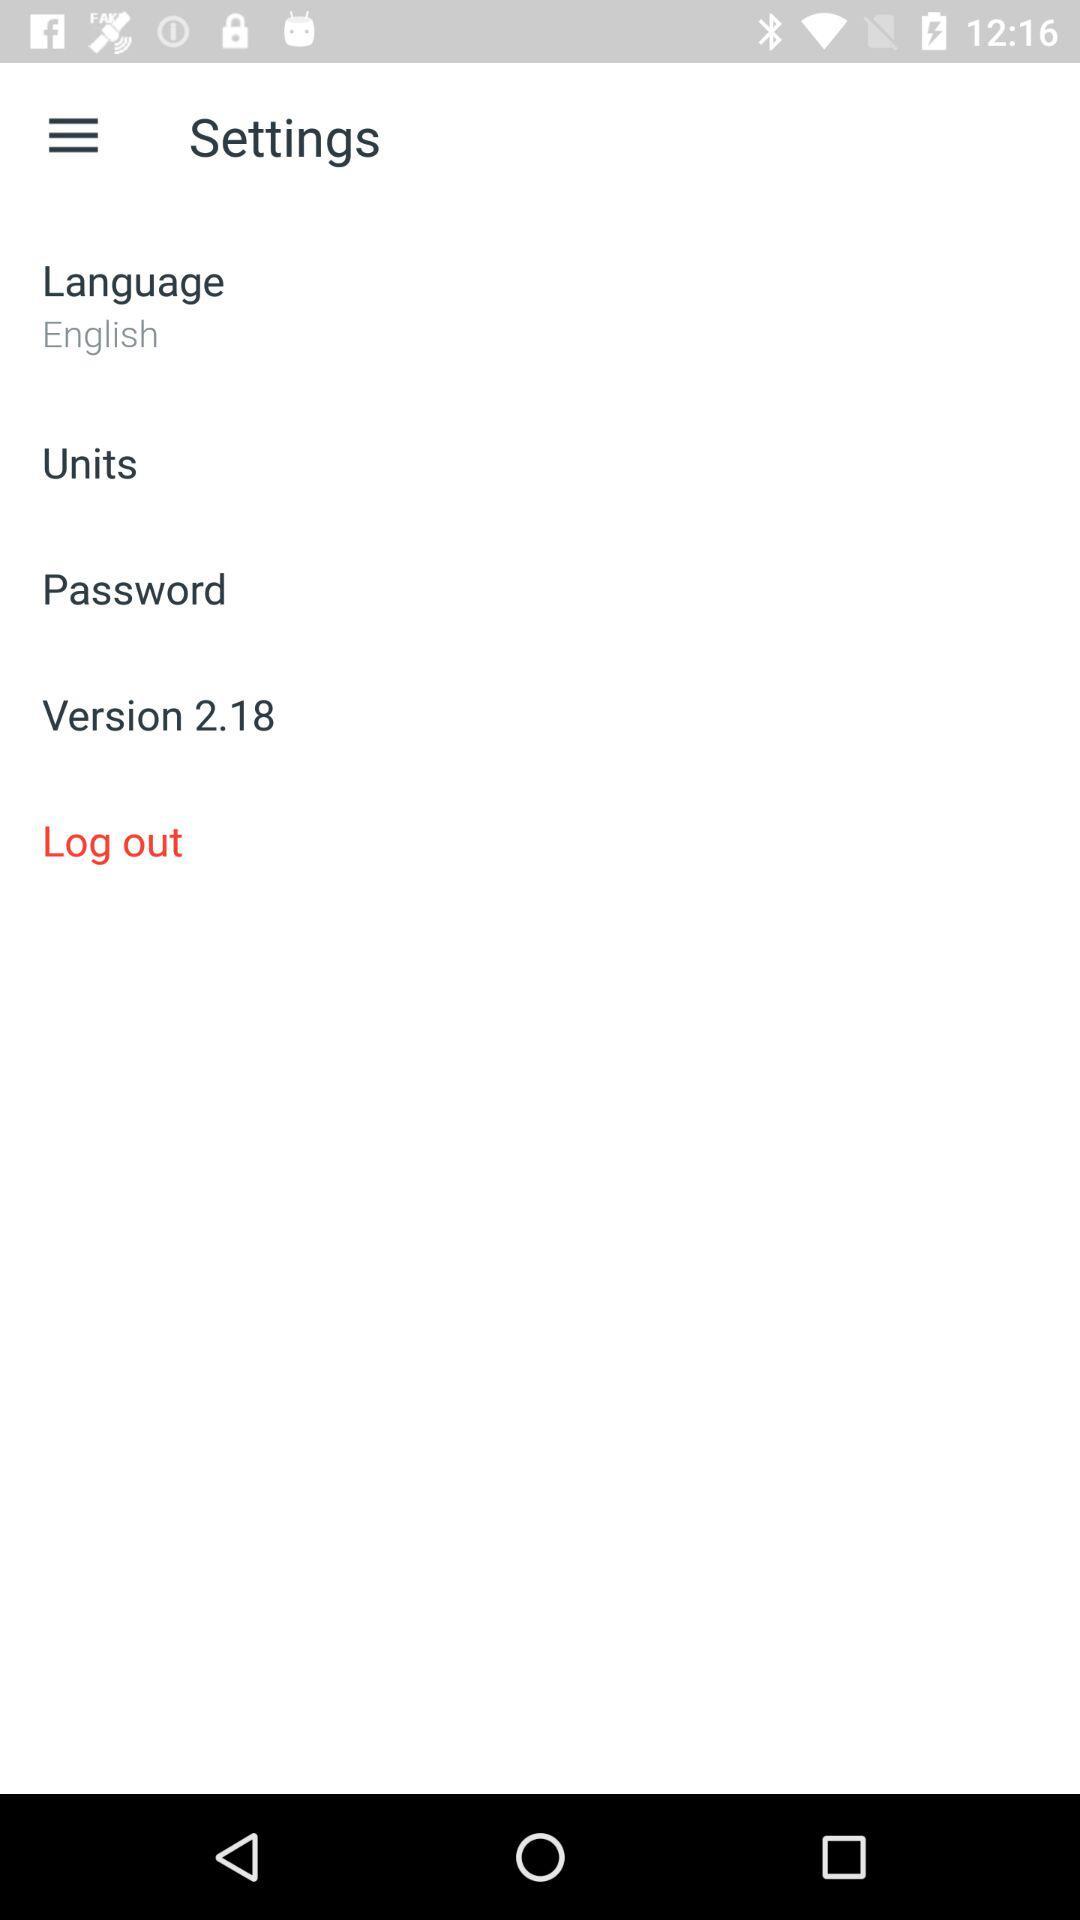 The width and height of the screenshot is (1080, 1920). Describe the element at coordinates (540, 587) in the screenshot. I see `the password` at that location.